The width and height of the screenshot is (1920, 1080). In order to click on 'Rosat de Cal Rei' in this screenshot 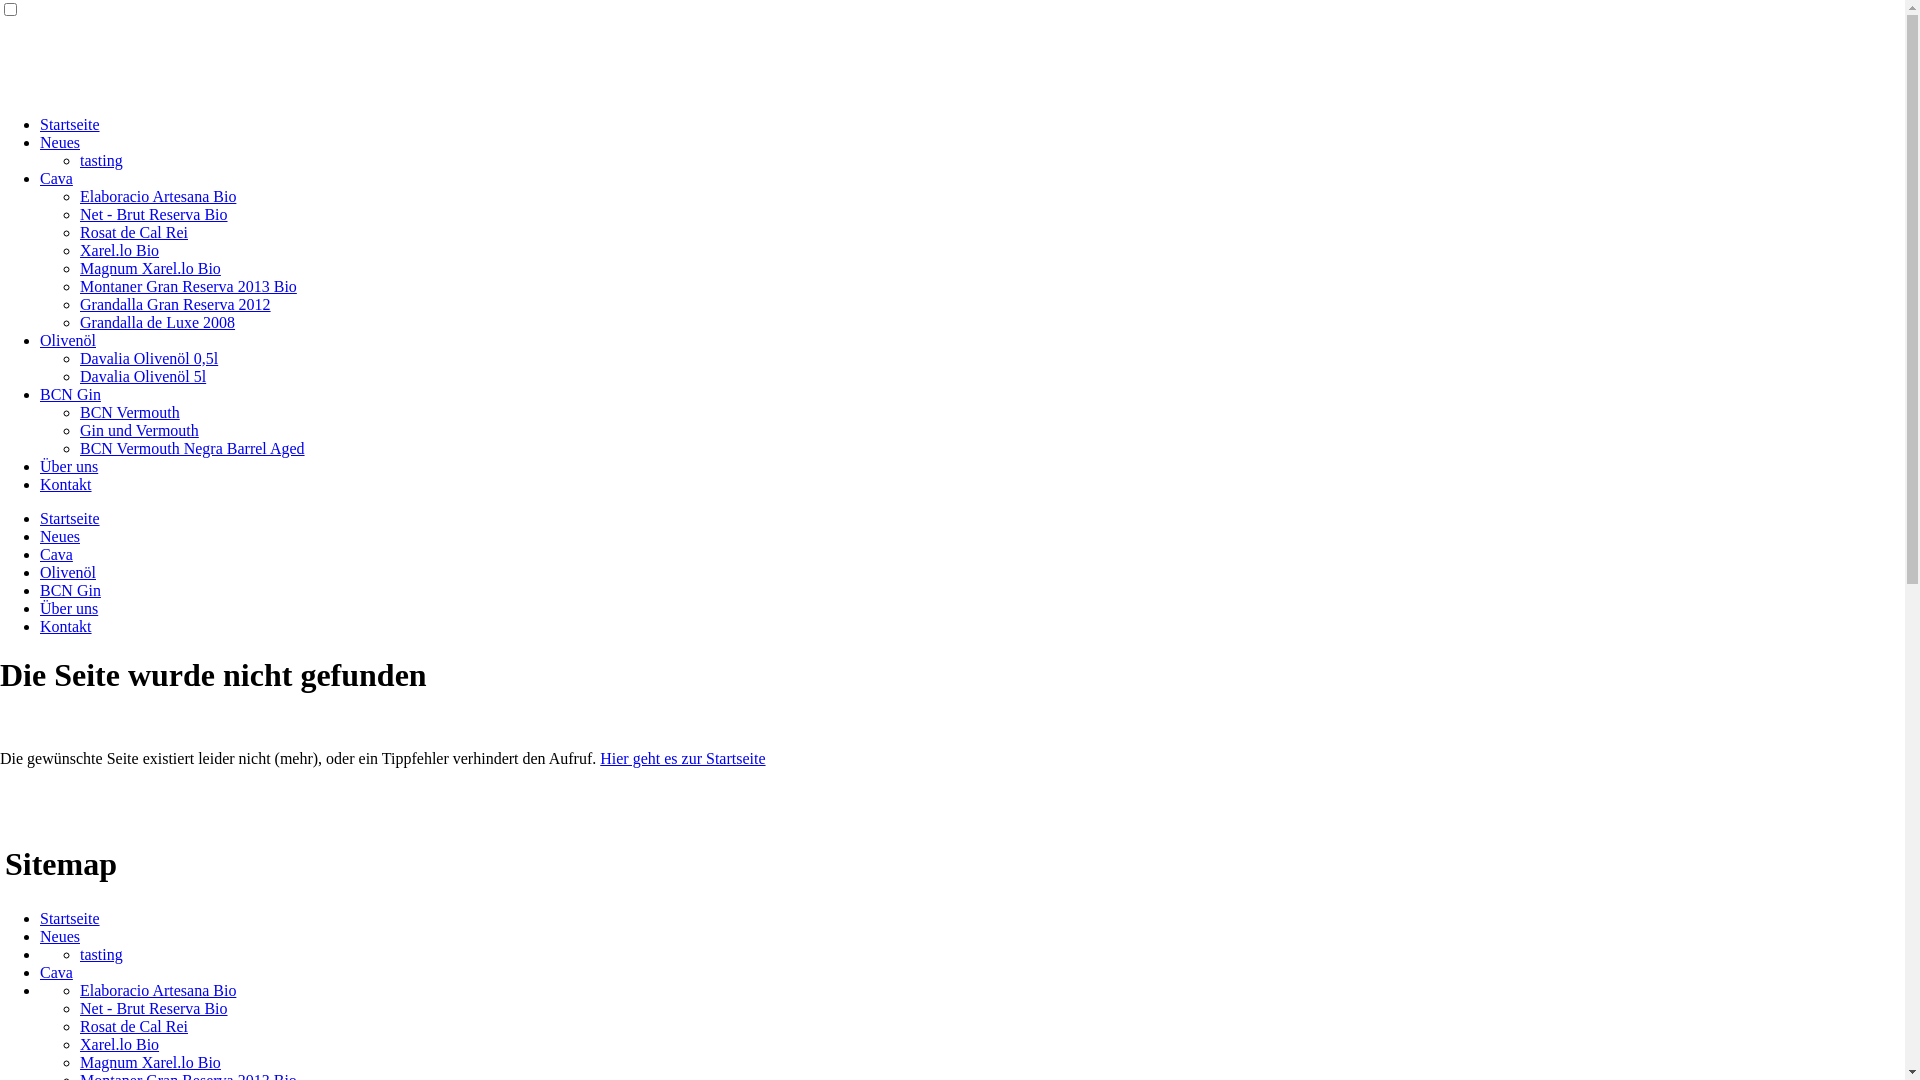, I will do `click(133, 1026)`.